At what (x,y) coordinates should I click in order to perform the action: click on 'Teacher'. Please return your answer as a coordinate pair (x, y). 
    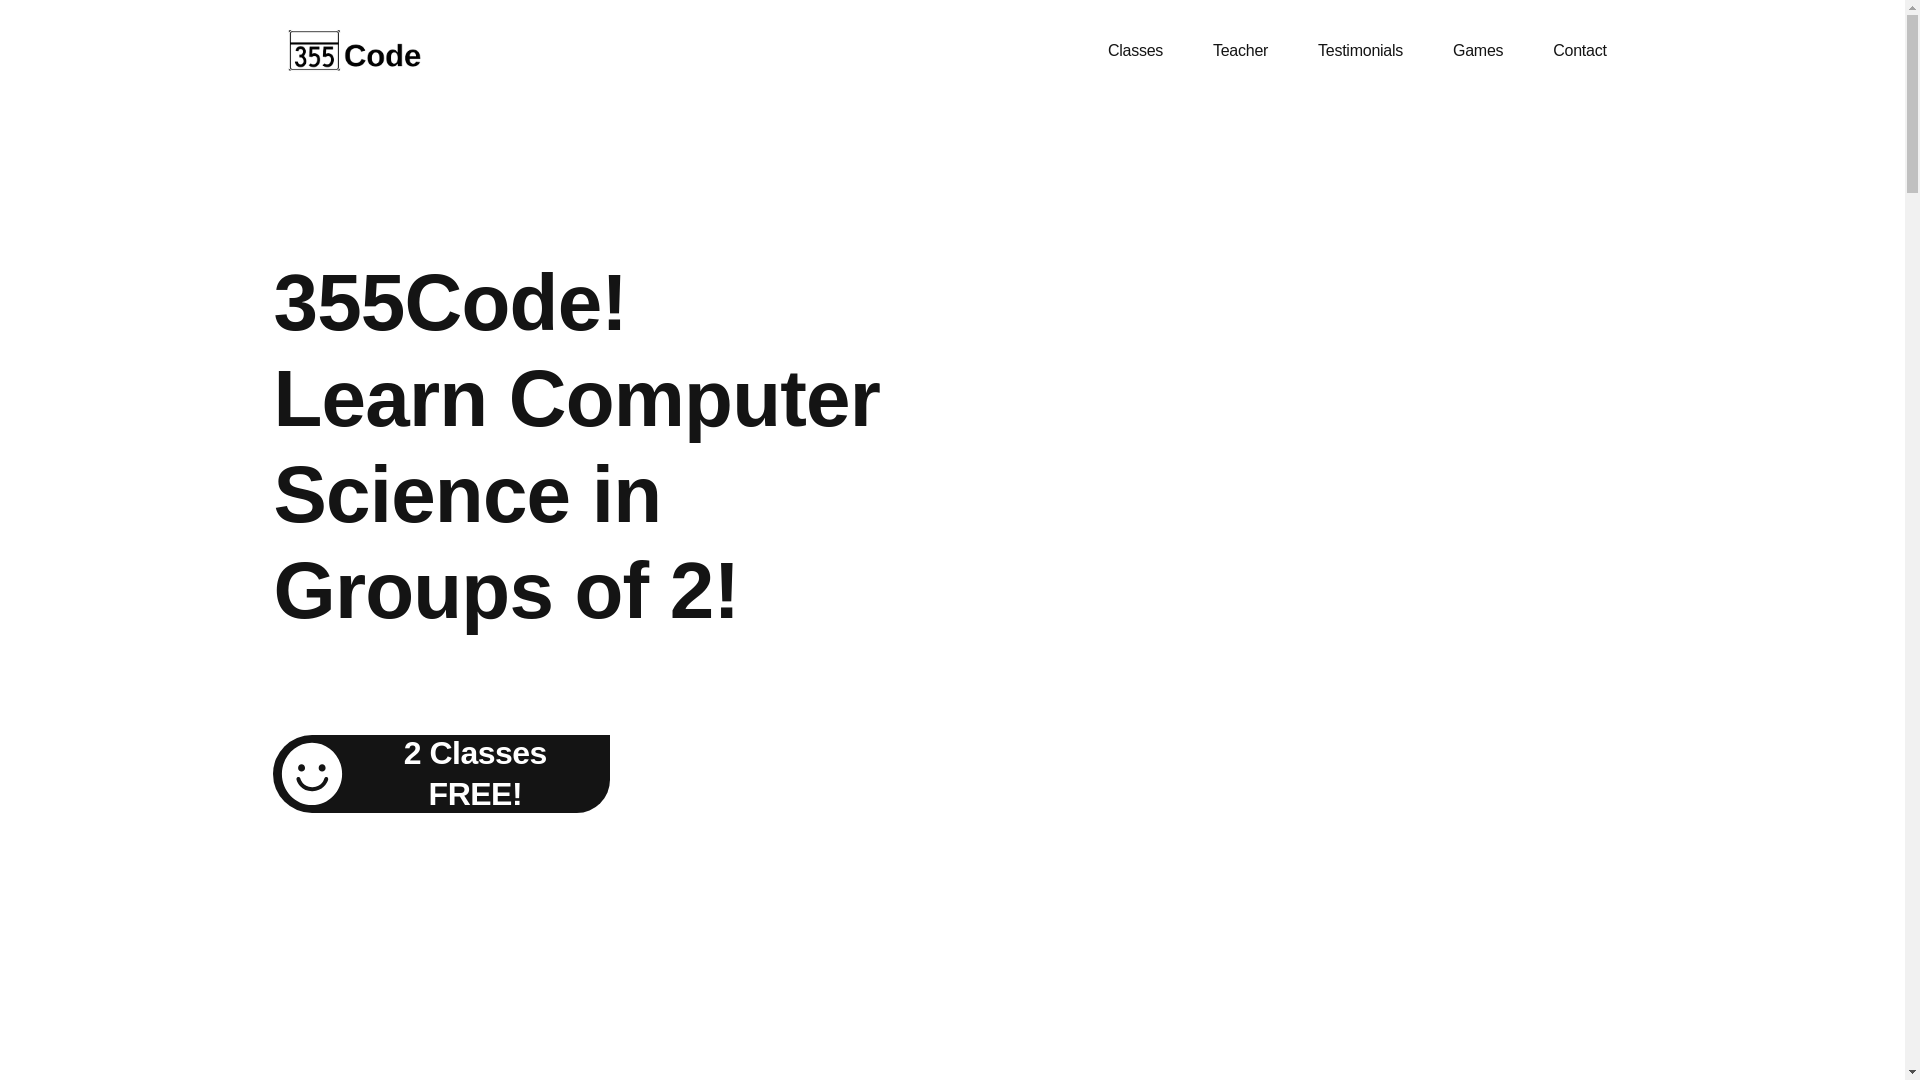
    Looking at the image, I should click on (1239, 49).